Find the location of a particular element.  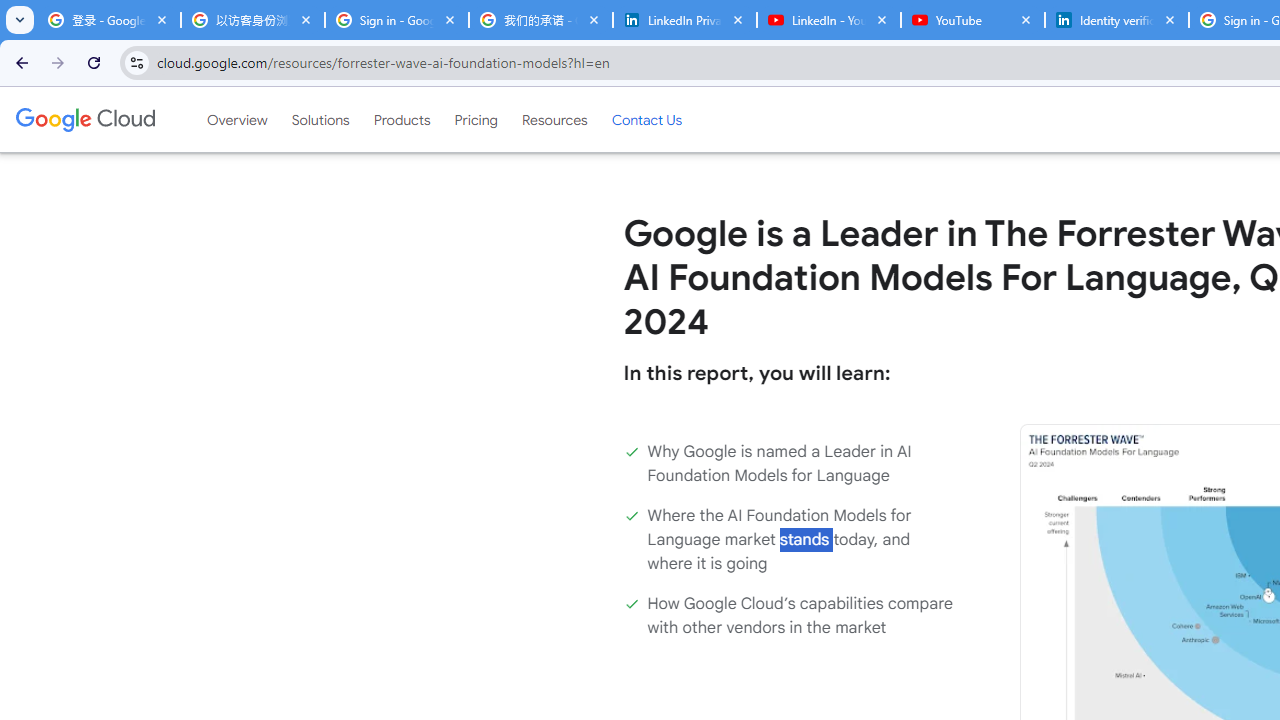

'YouTube' is located at coordinates (972, 20).